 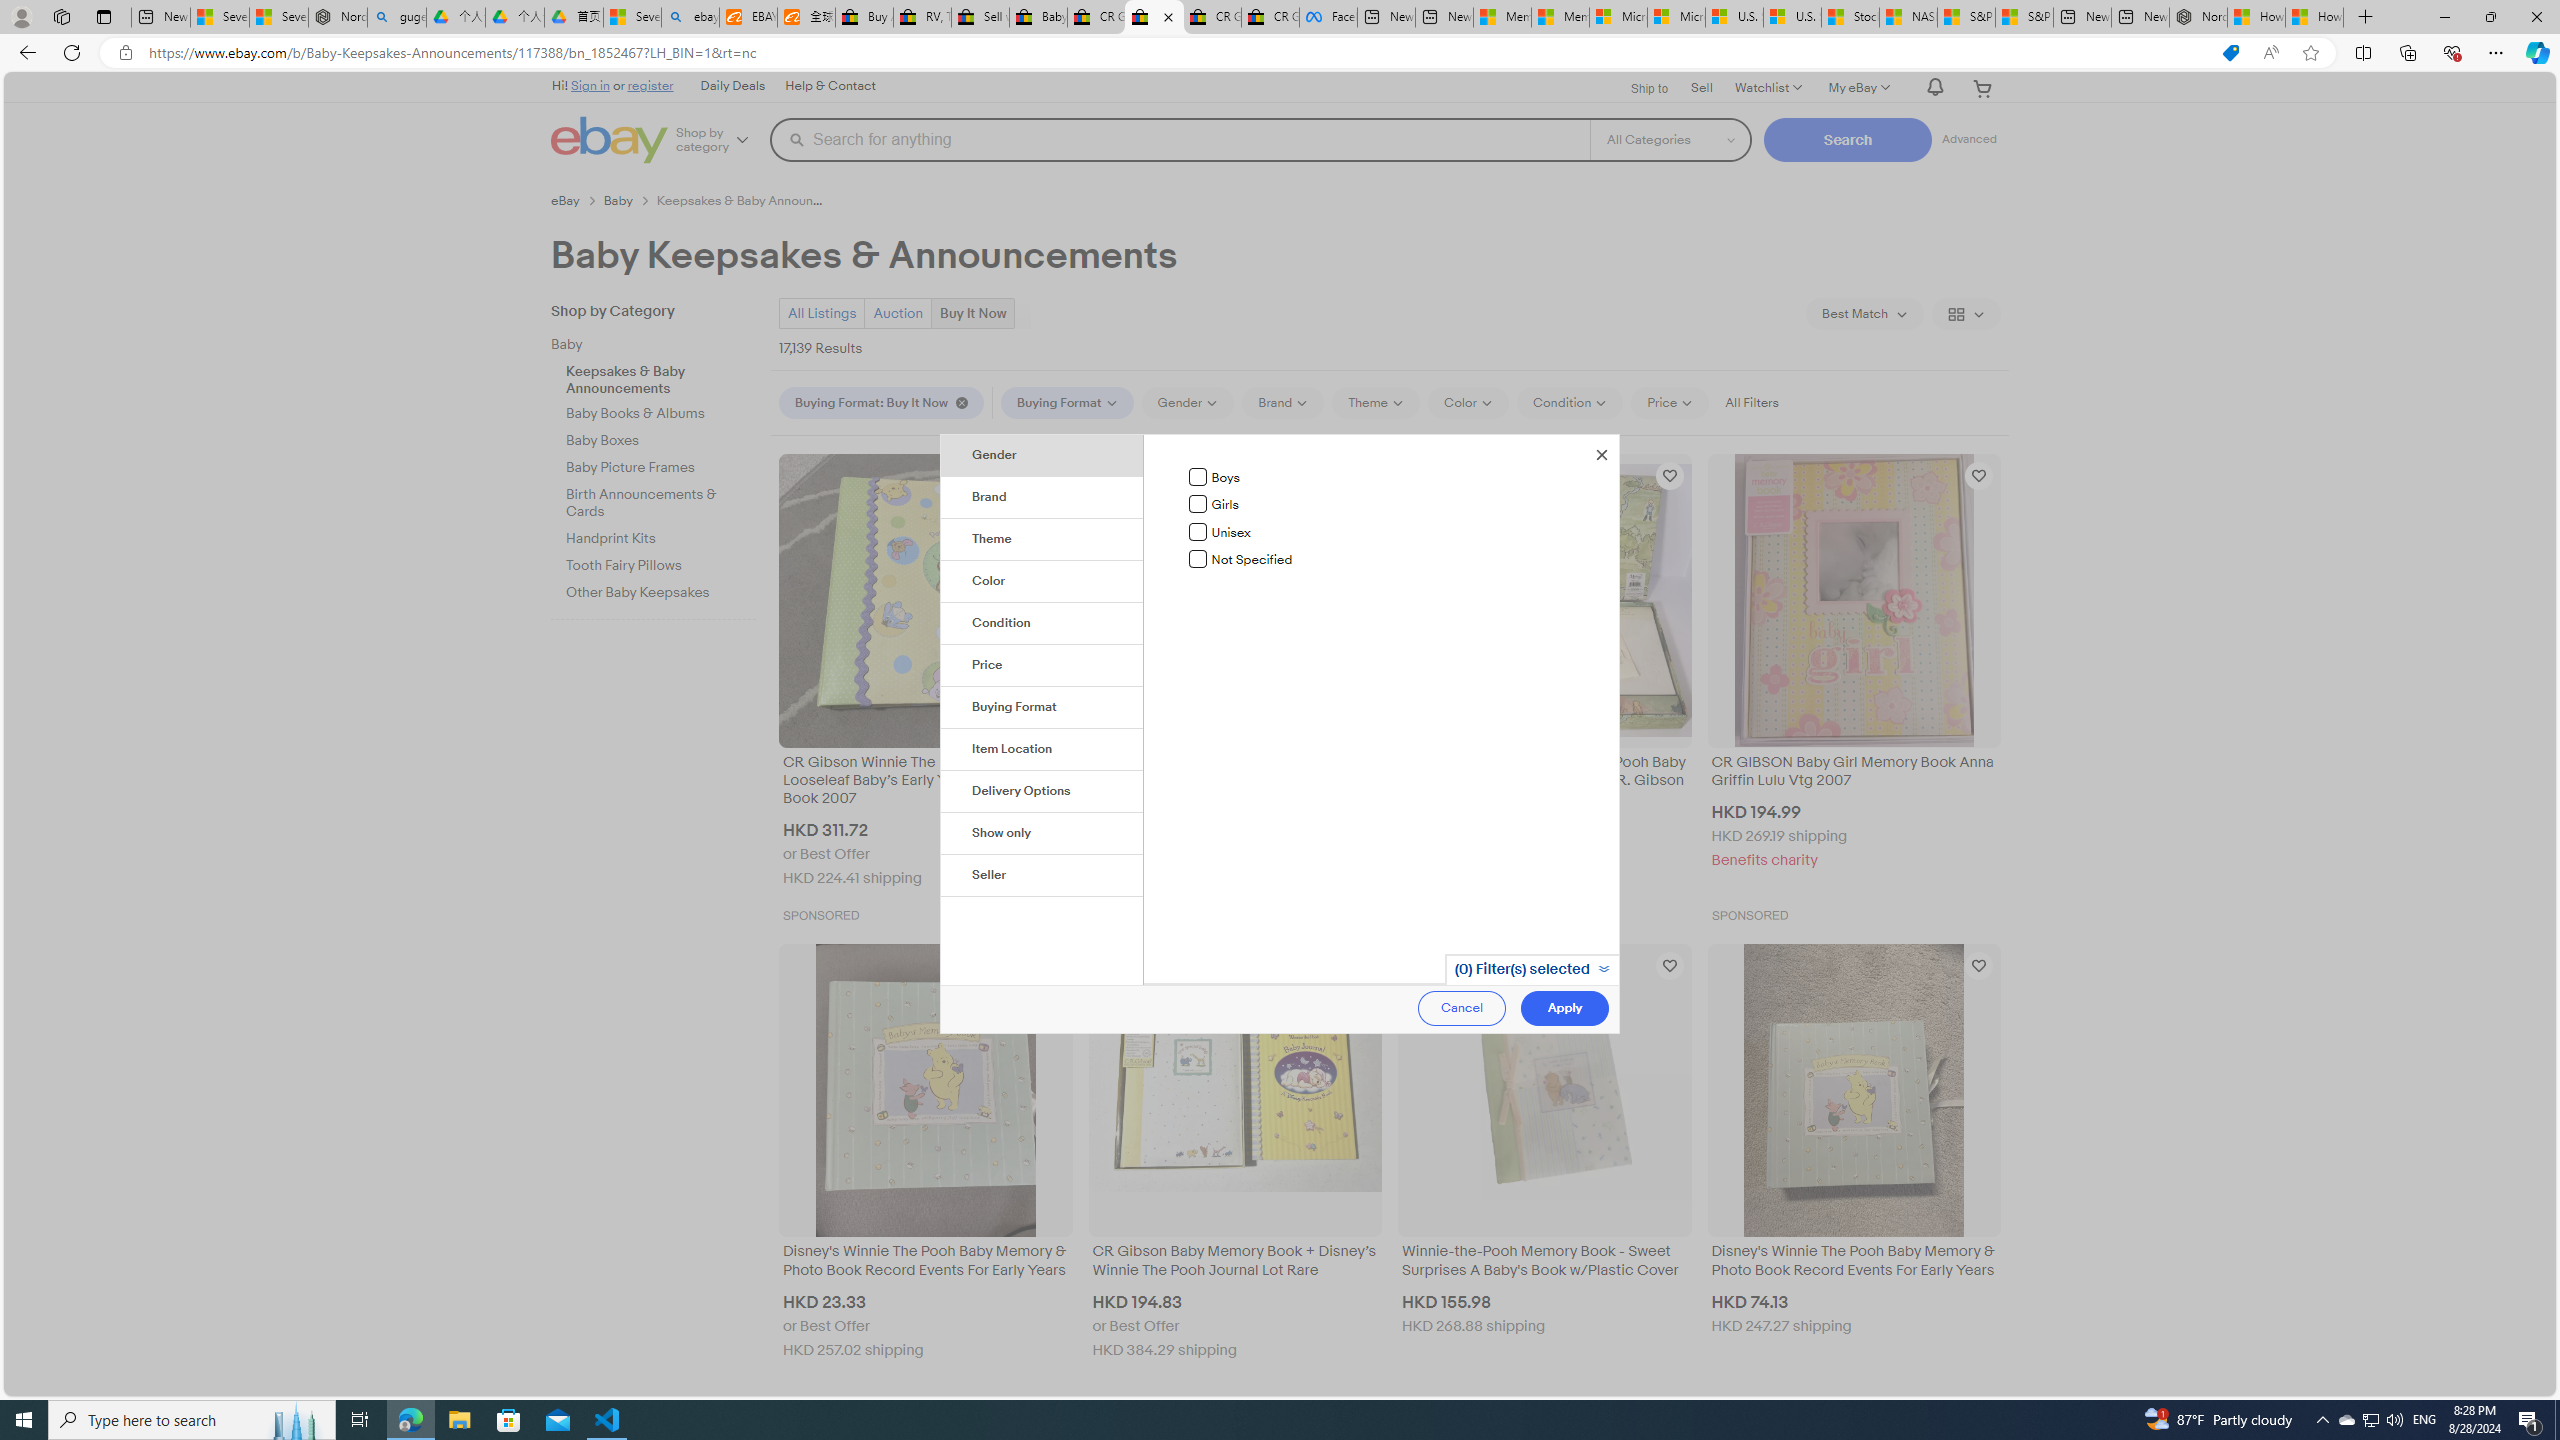 I want to click on 'Close tab', so click(x=1167, y=16).